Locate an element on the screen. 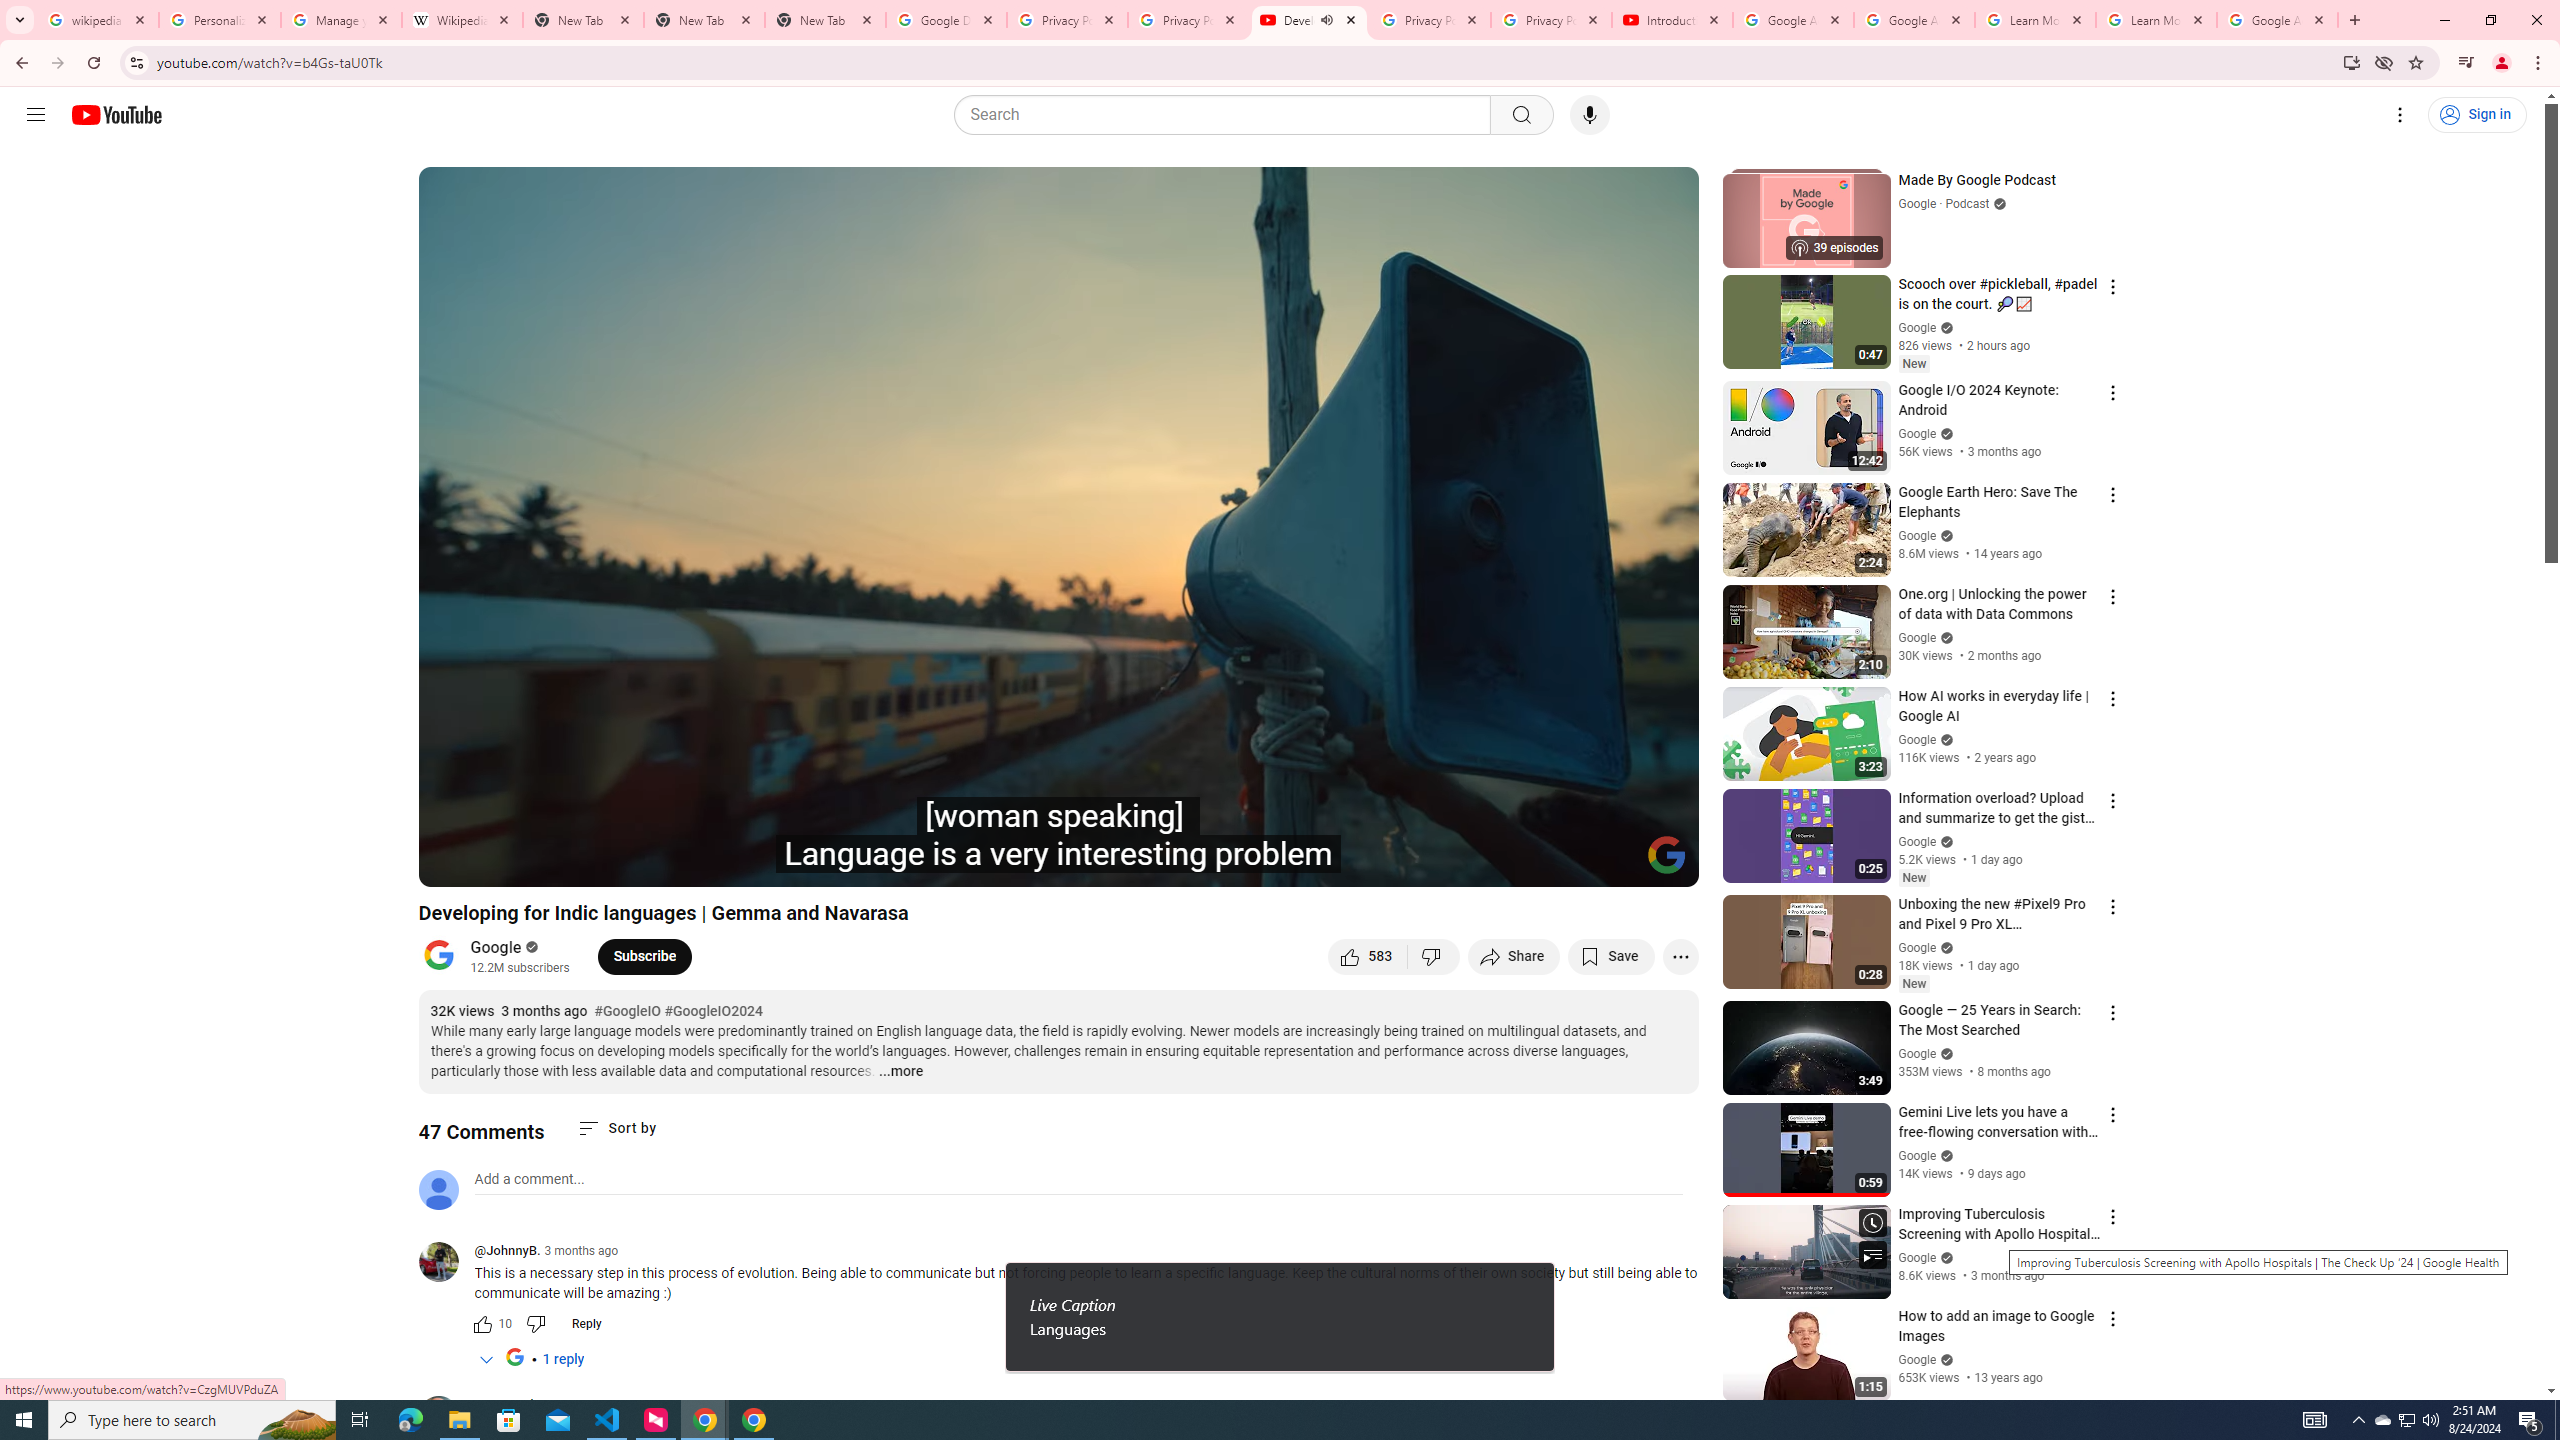  '@JohnnyB.' is located at coordinates (445, 1261).